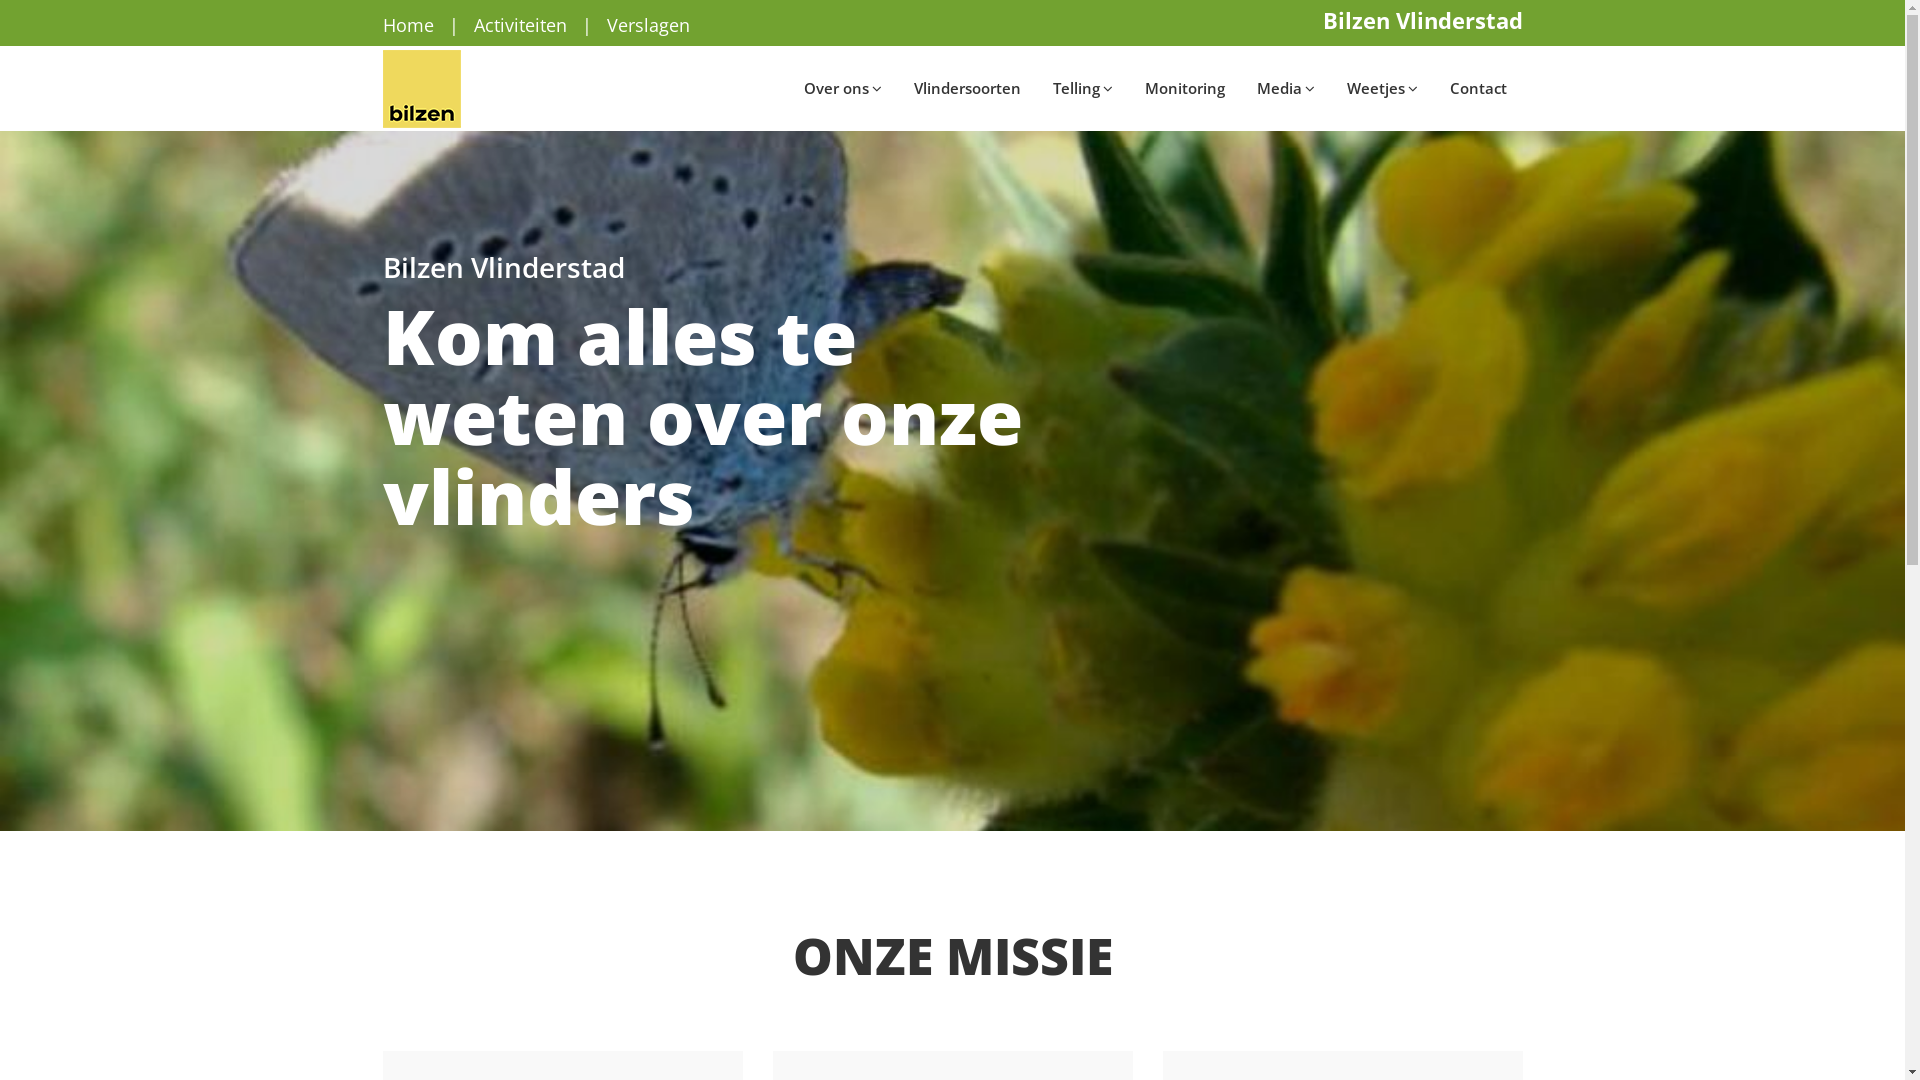 The image size is (1920, 1080). I want to click on 'Media', so click(1285, 87).